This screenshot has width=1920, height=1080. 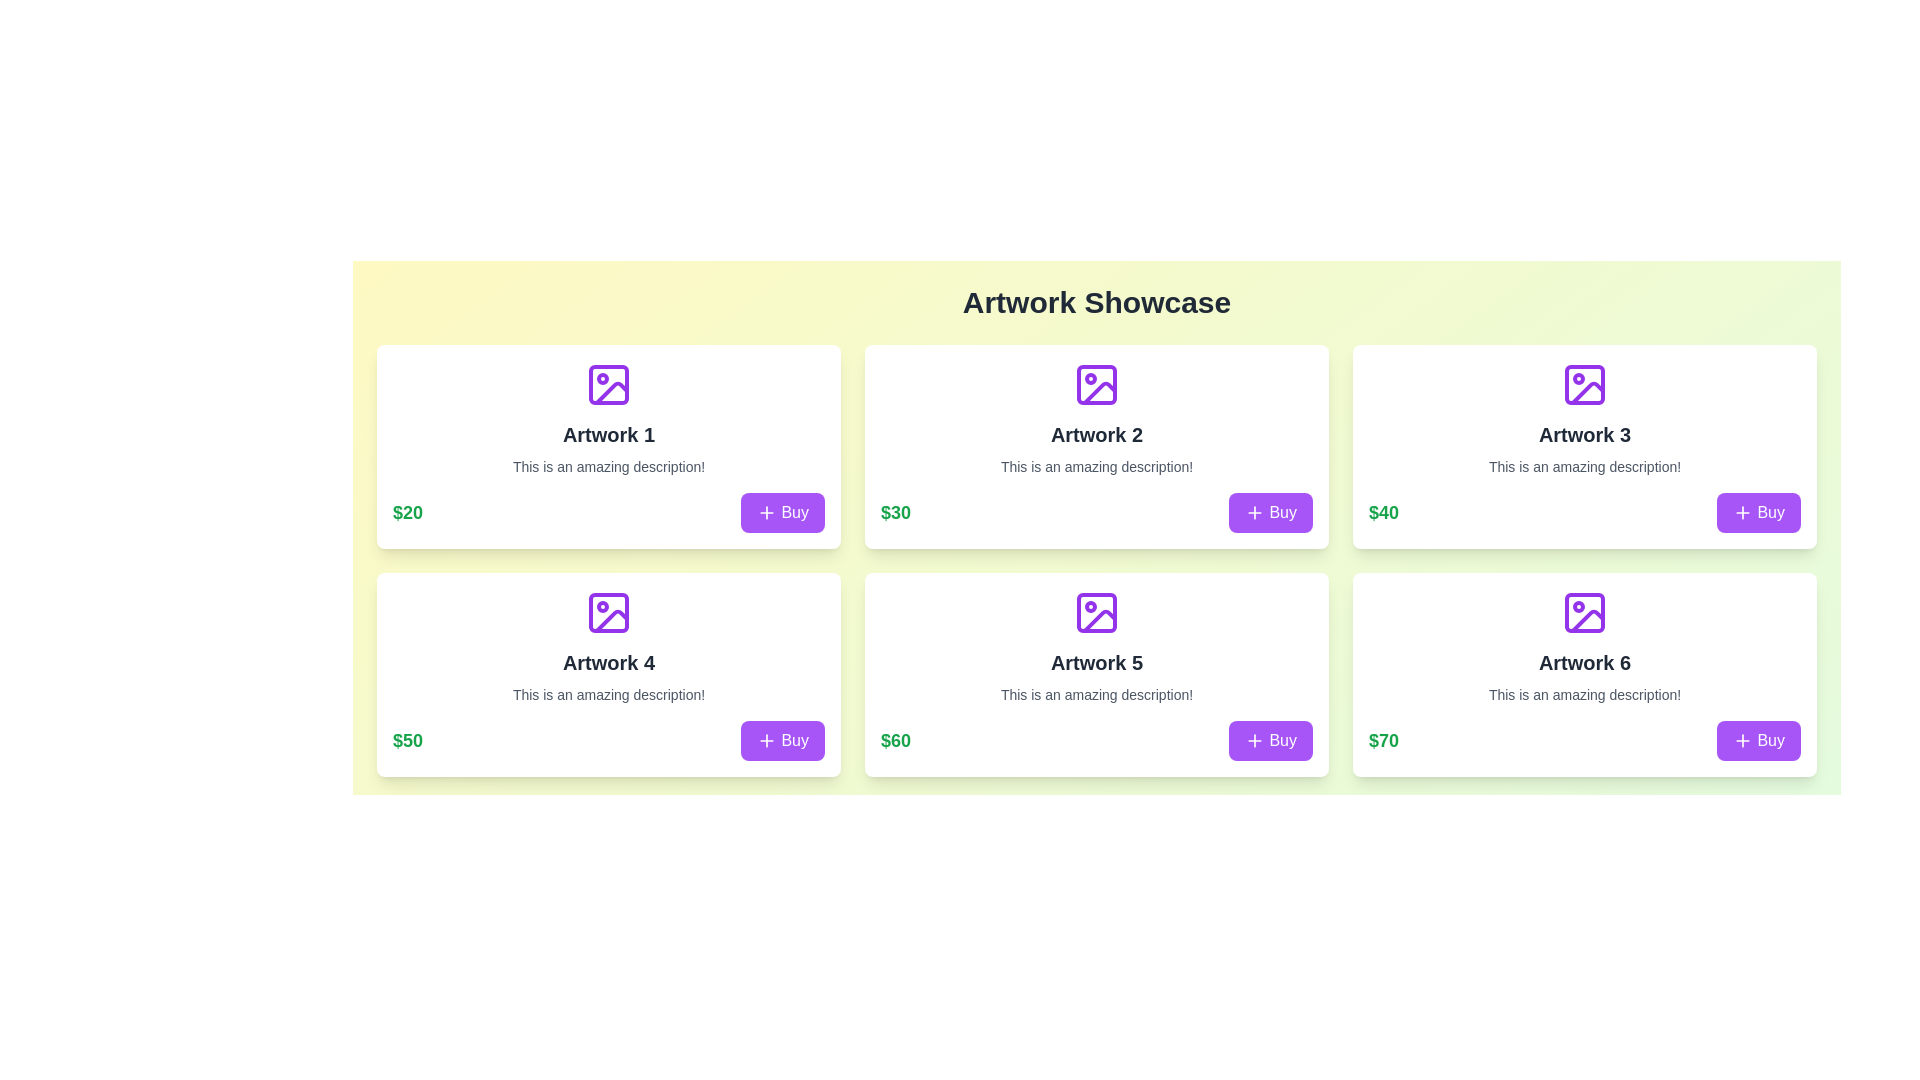 I want to click on the icon within the fifth 'Buy' button located in the second row and third column of the grid layout, so click(x=1254, y=740).